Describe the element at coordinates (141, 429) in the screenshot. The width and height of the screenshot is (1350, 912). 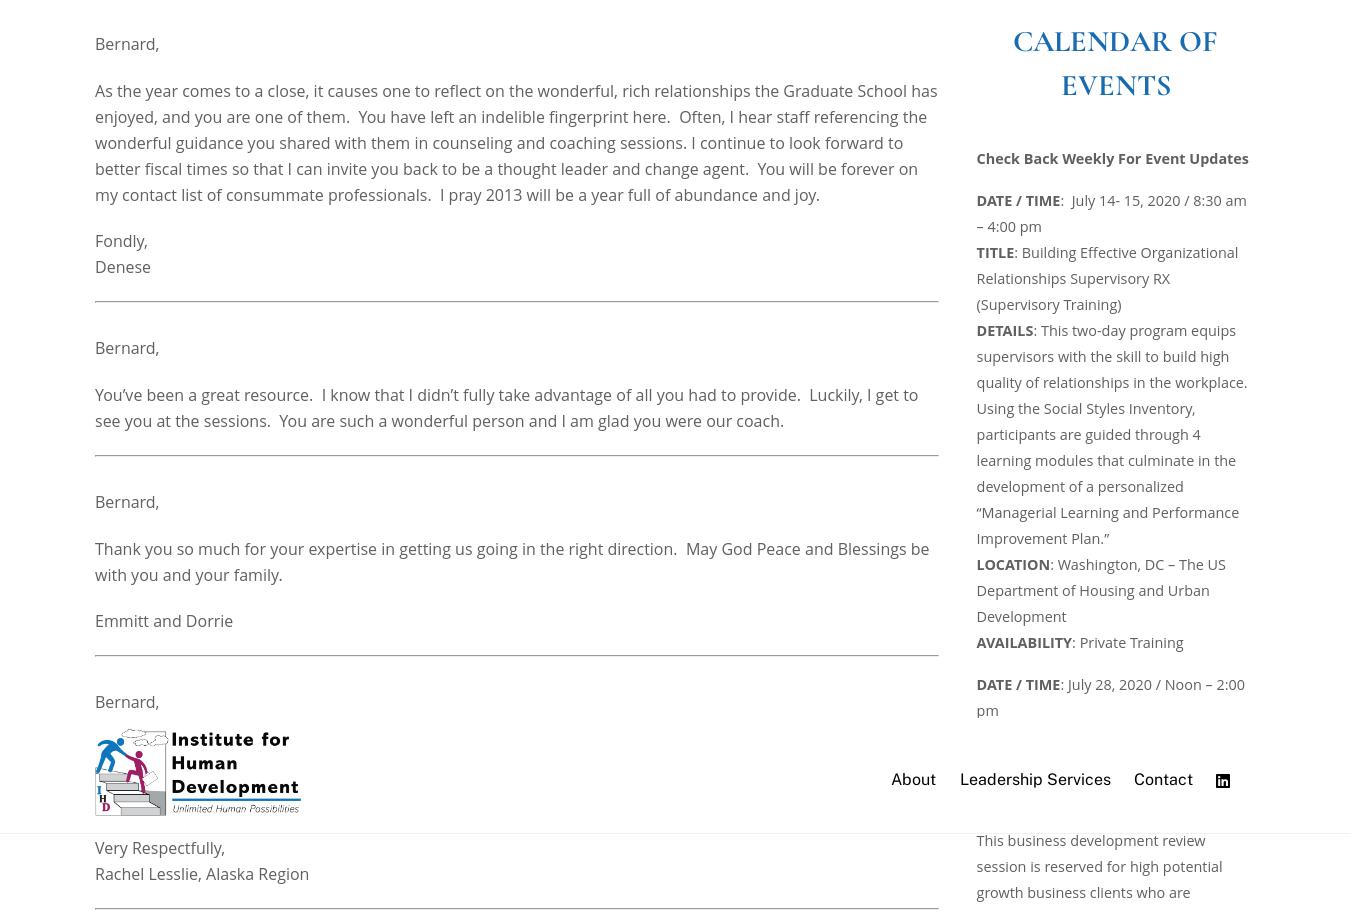
I see `'Mr. Bernard,'` at that location.